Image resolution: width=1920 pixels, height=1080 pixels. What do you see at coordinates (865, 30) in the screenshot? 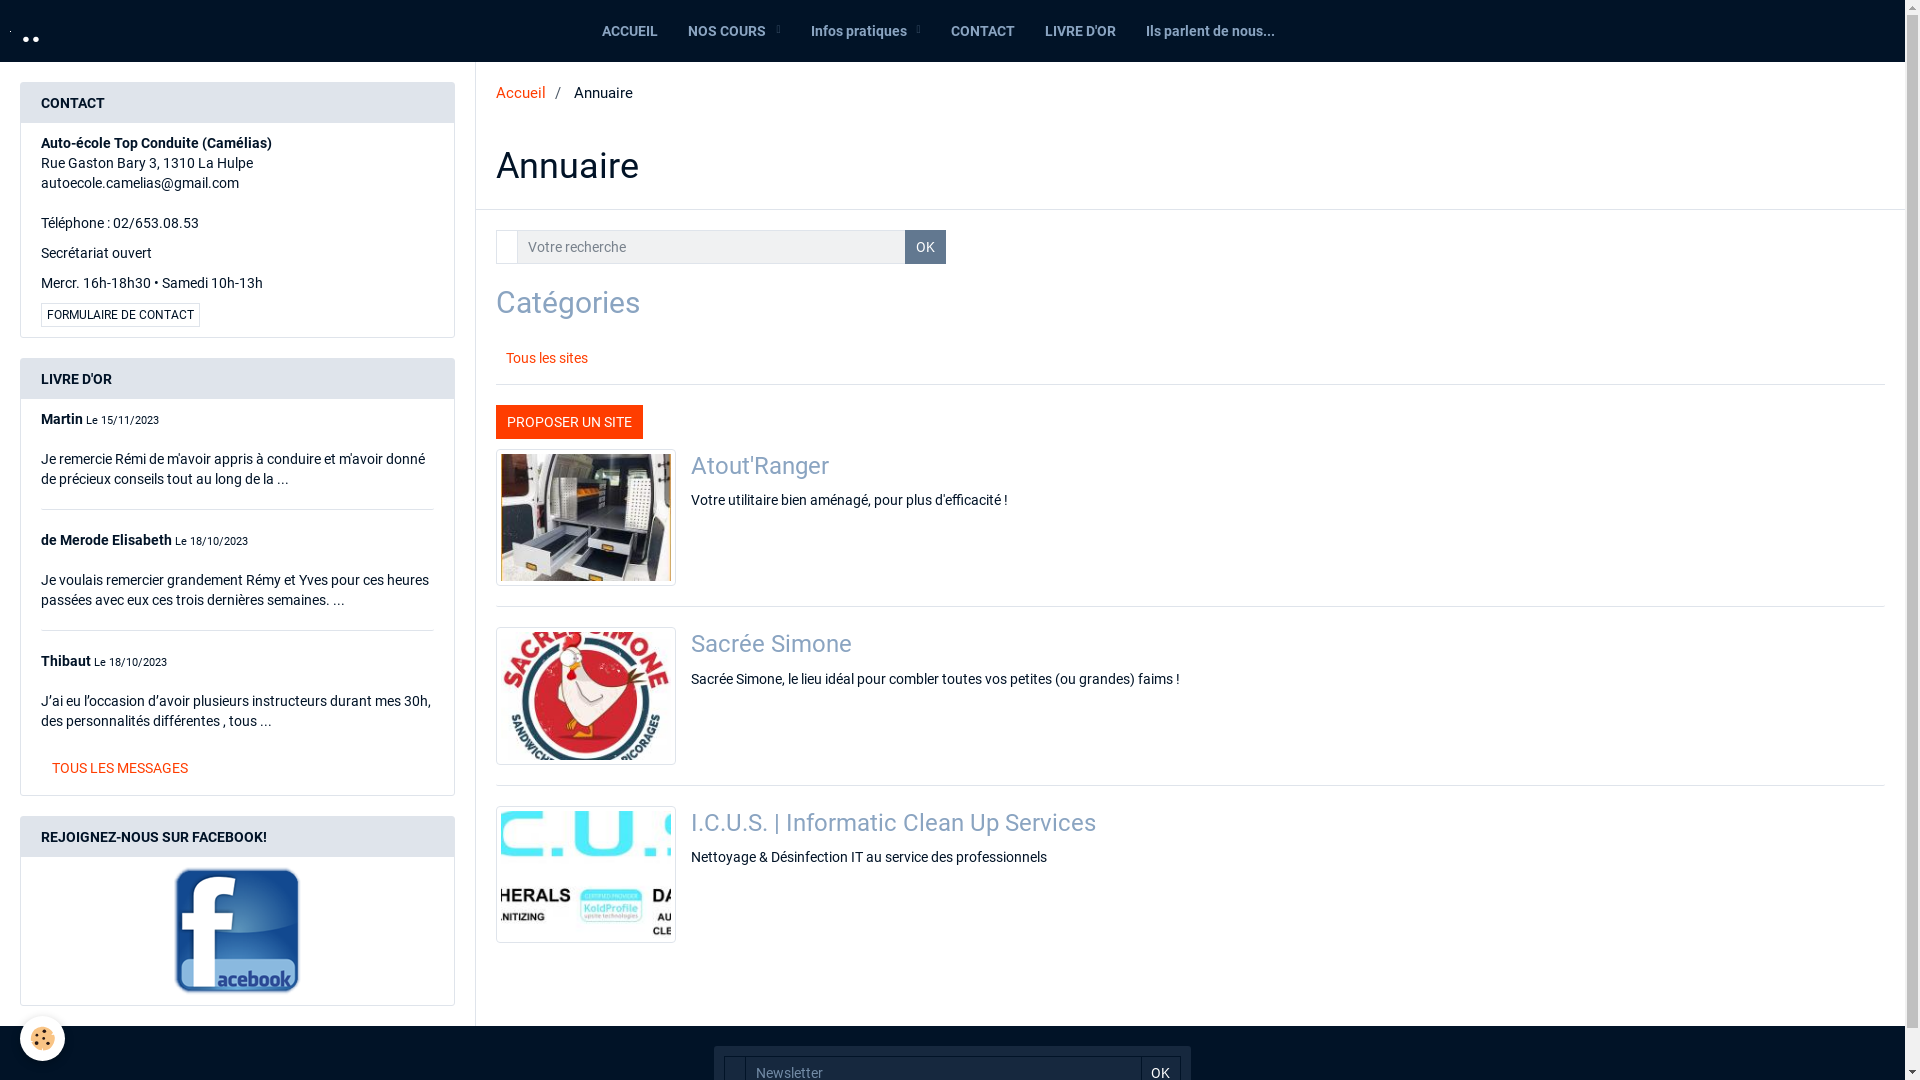
I see `'Infos pratiques'` at bounding box center [865, 30].